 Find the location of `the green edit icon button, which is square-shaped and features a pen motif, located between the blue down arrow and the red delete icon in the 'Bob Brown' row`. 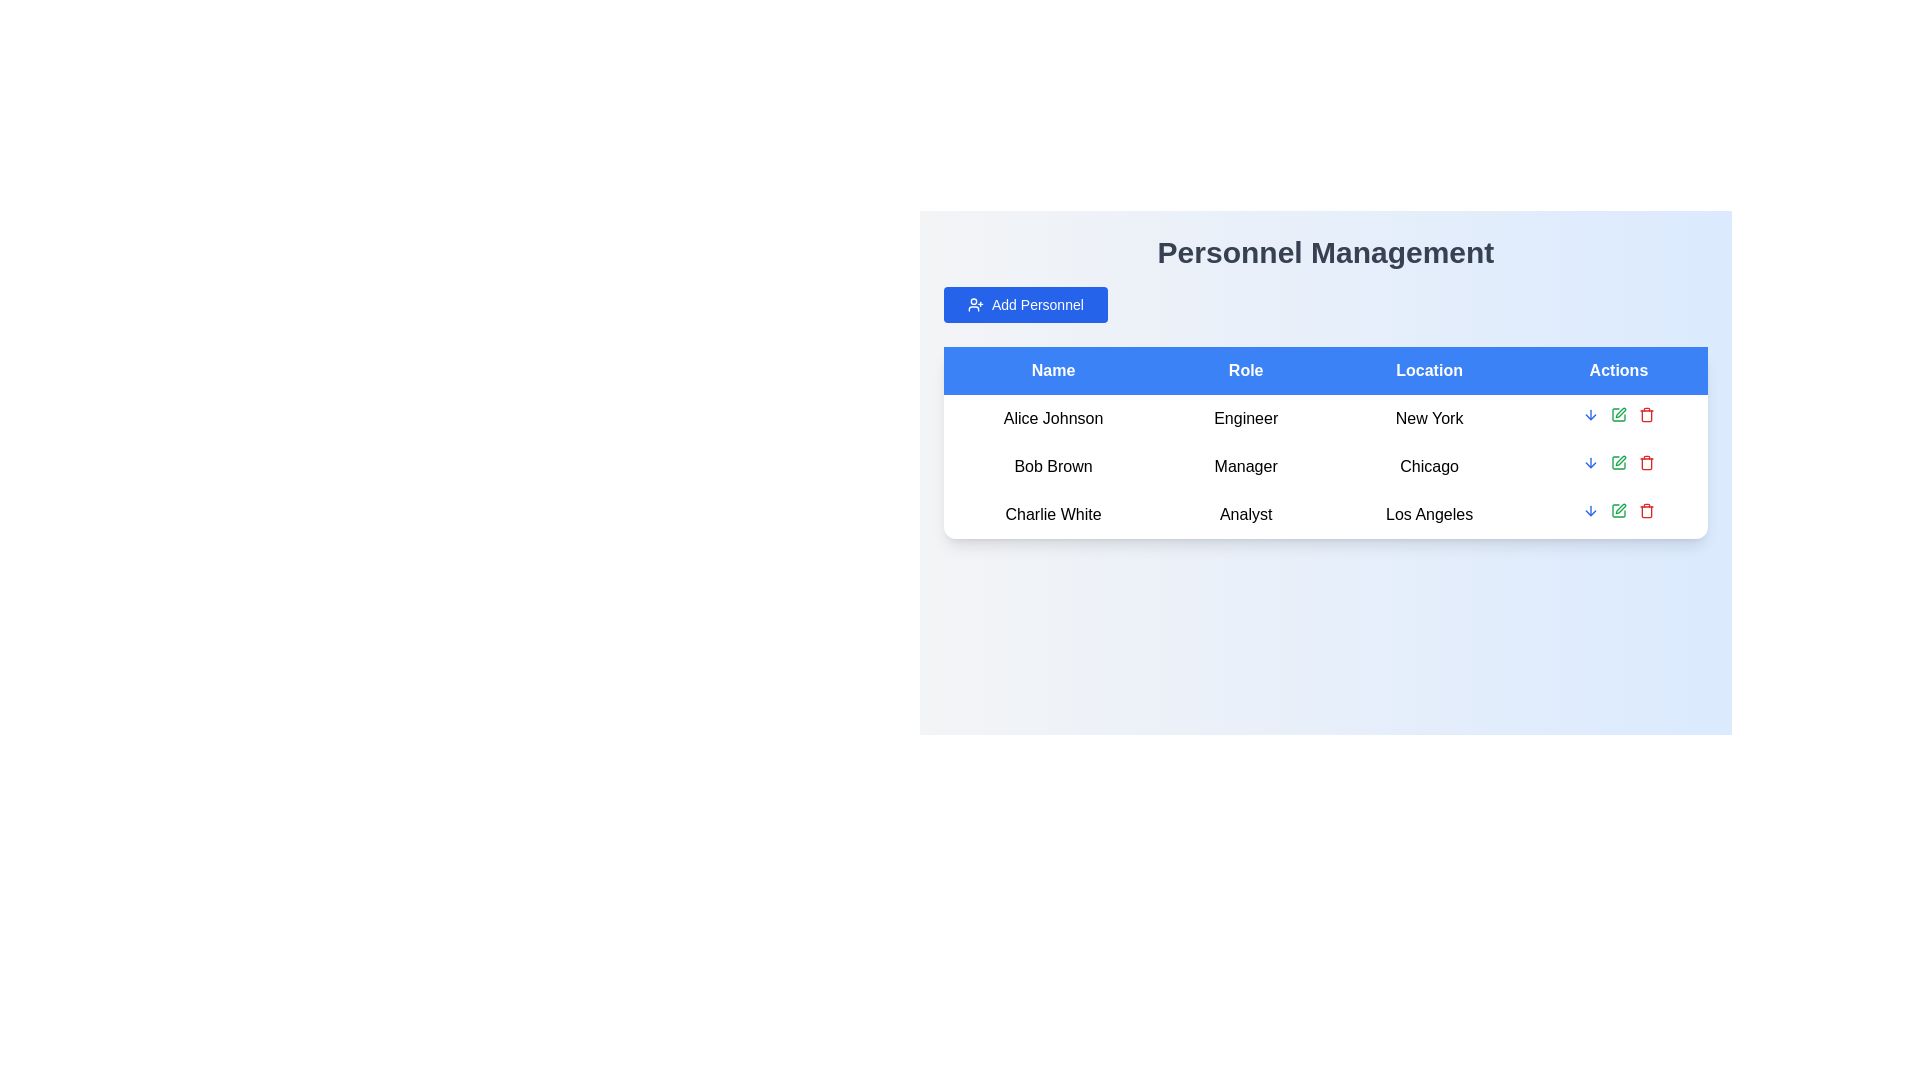

the green edit icon button, which is square-shaped and features a pen motif, located between the blue down arrow and the red delete icon in the 'Bob Brown' row is located at coordinates (1618, 414).